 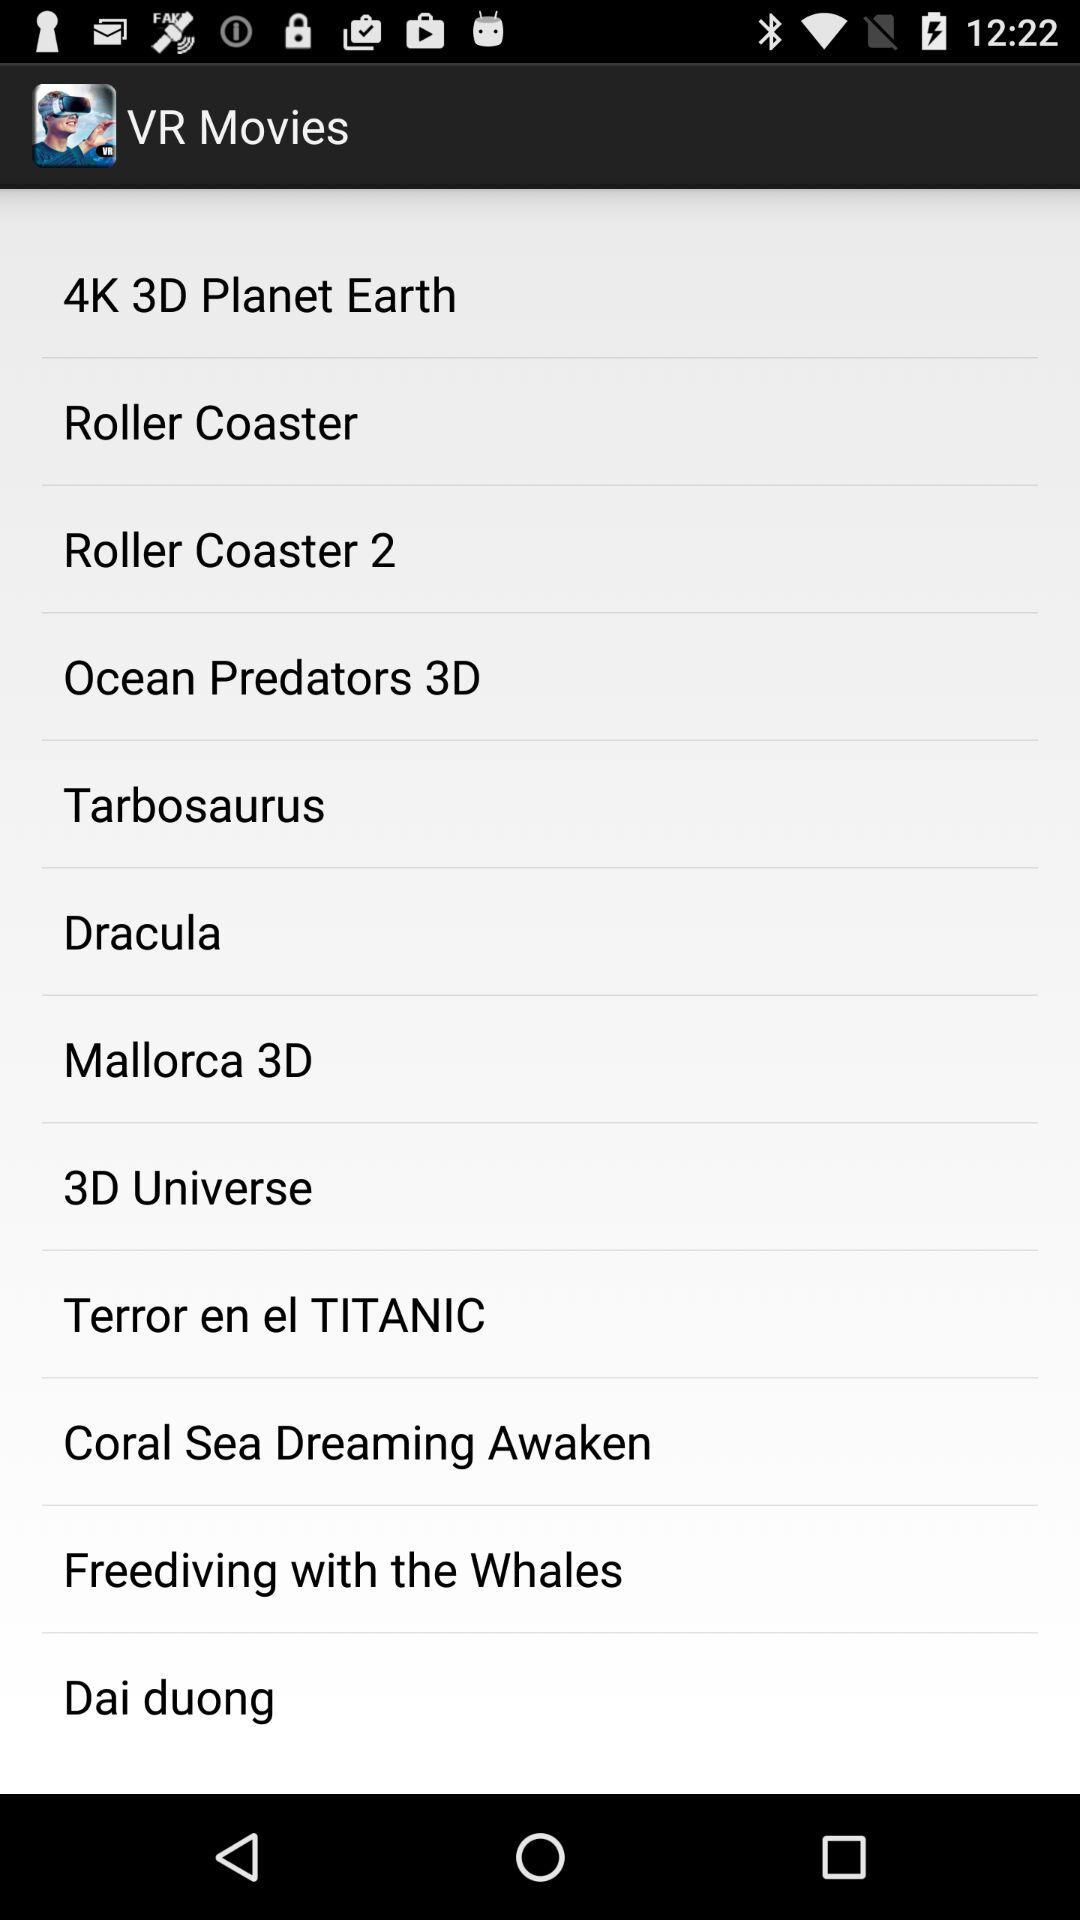 What do you see at coordinates (540, 1186) in the screenshot?
I see `the item above the terror en el item` at bounding box center [540, 1186].